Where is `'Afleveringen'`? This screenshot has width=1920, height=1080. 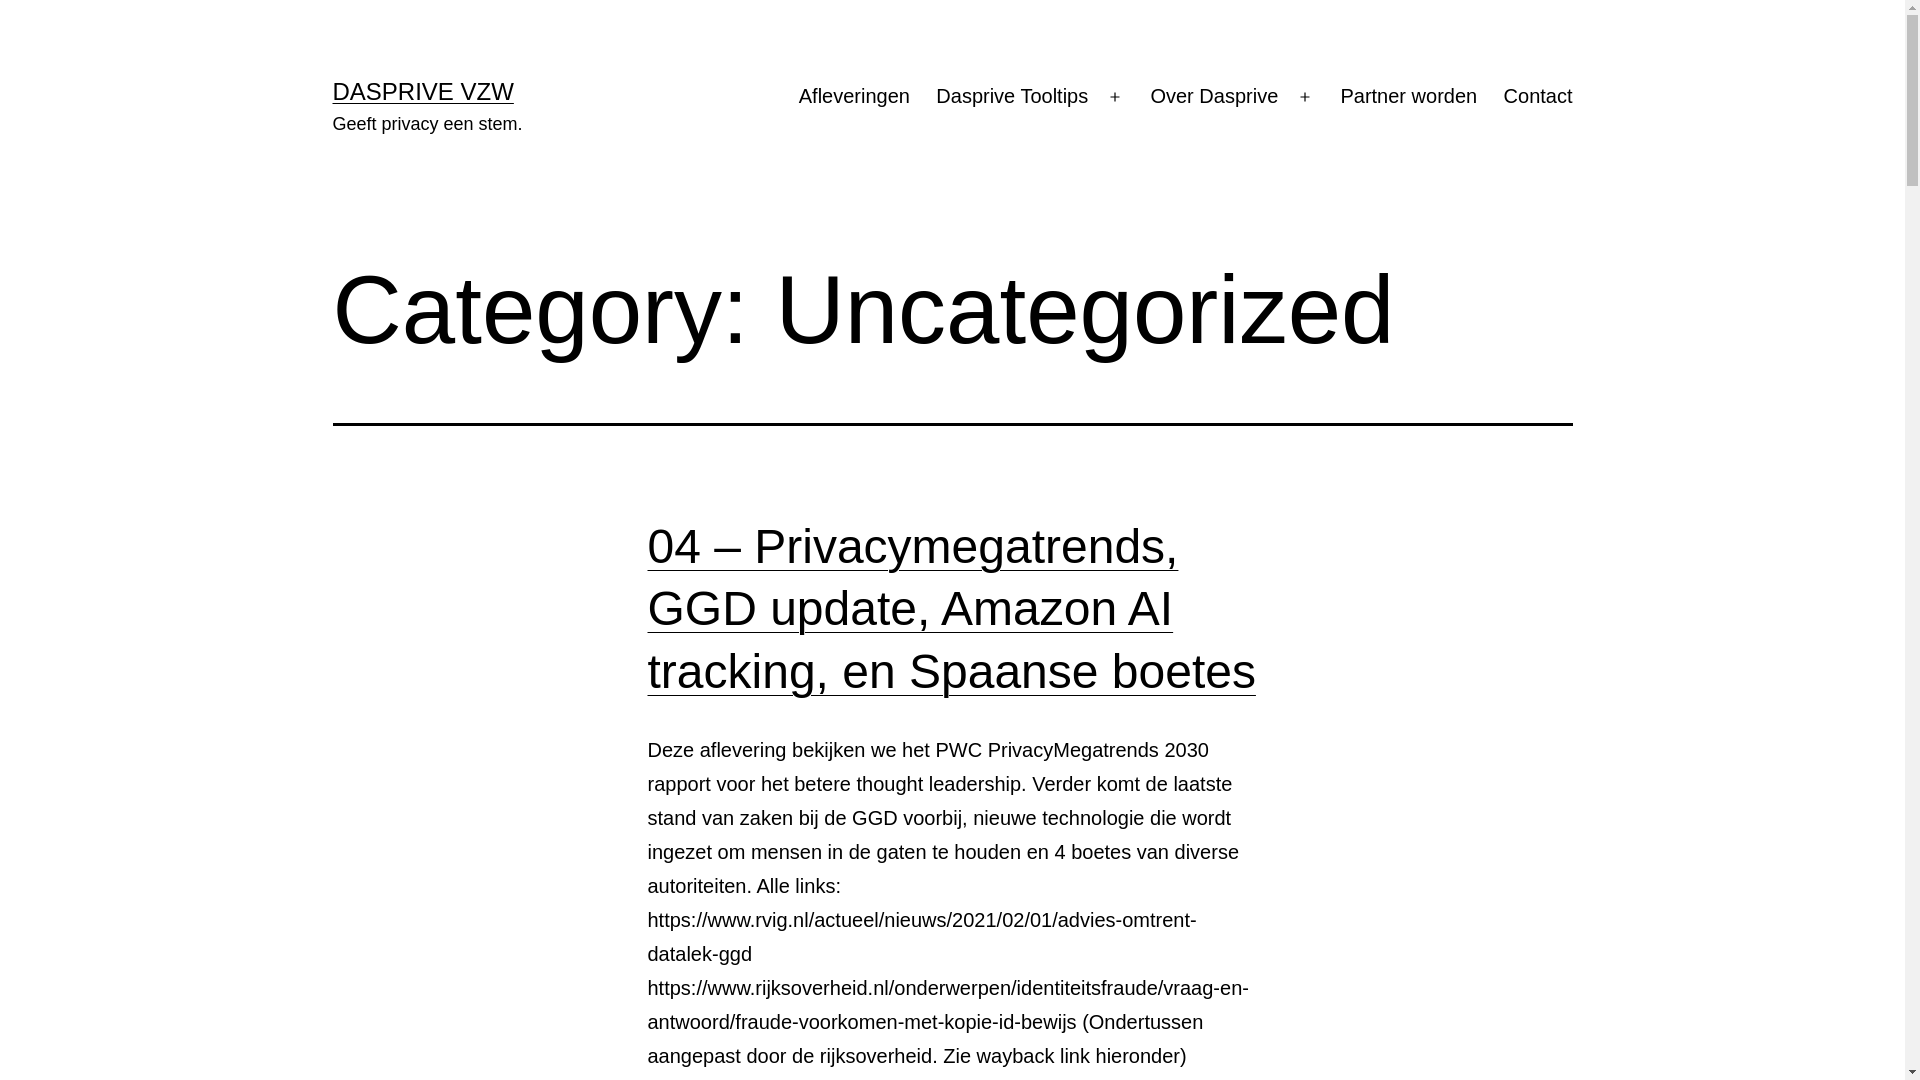
'Afleveringen' is located at coordinates (854, 96).